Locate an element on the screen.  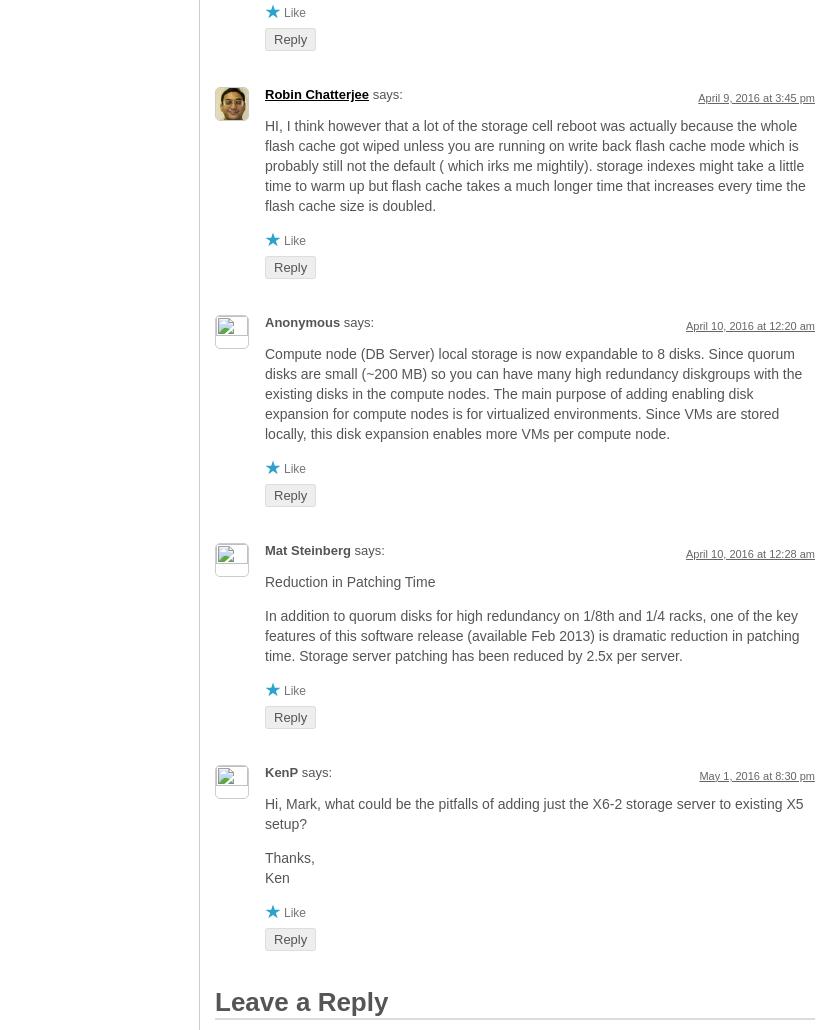
'May 1, 2016 at 8:30 pm' is located at coordinates (756, 773).